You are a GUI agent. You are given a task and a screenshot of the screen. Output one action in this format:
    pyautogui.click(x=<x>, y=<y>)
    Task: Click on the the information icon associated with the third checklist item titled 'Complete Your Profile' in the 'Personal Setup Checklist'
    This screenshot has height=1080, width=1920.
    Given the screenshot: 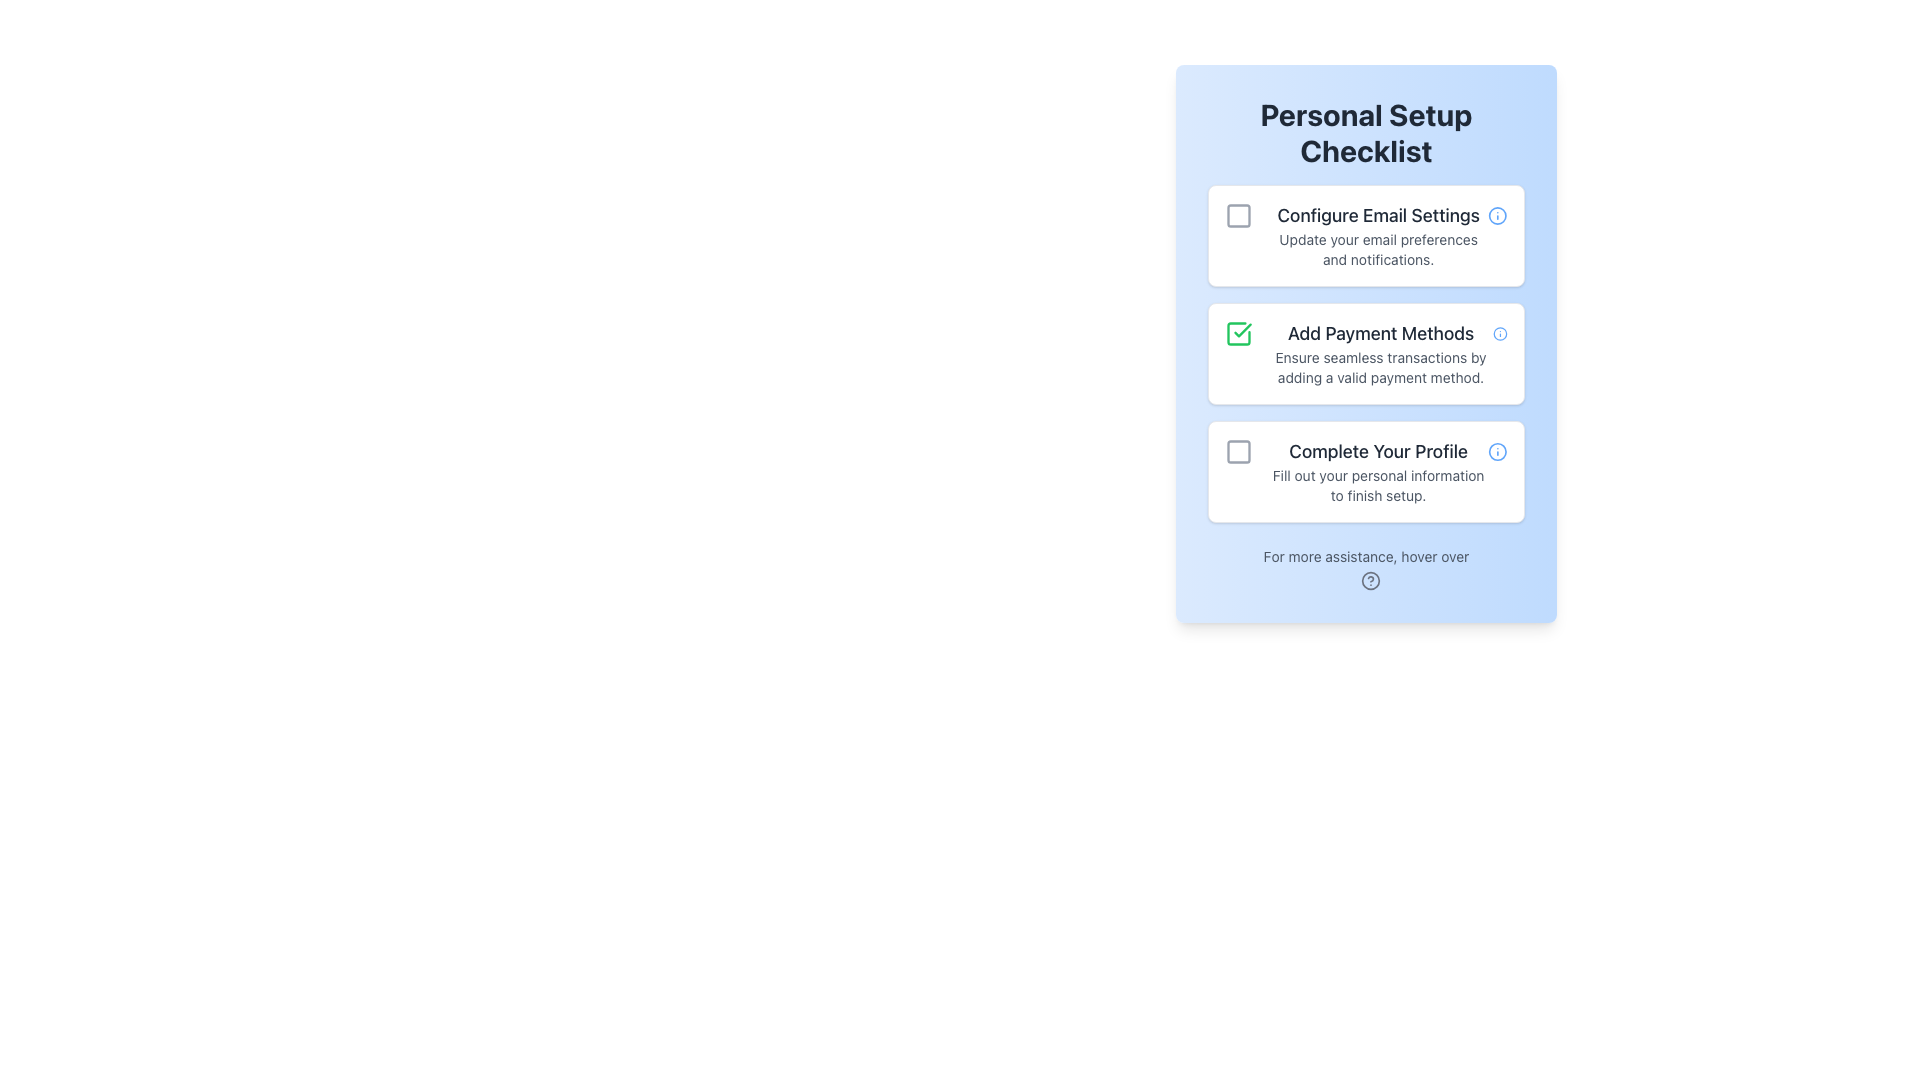 What is the action you would take?
    pyautogui.click(x=1498, y=451)
    